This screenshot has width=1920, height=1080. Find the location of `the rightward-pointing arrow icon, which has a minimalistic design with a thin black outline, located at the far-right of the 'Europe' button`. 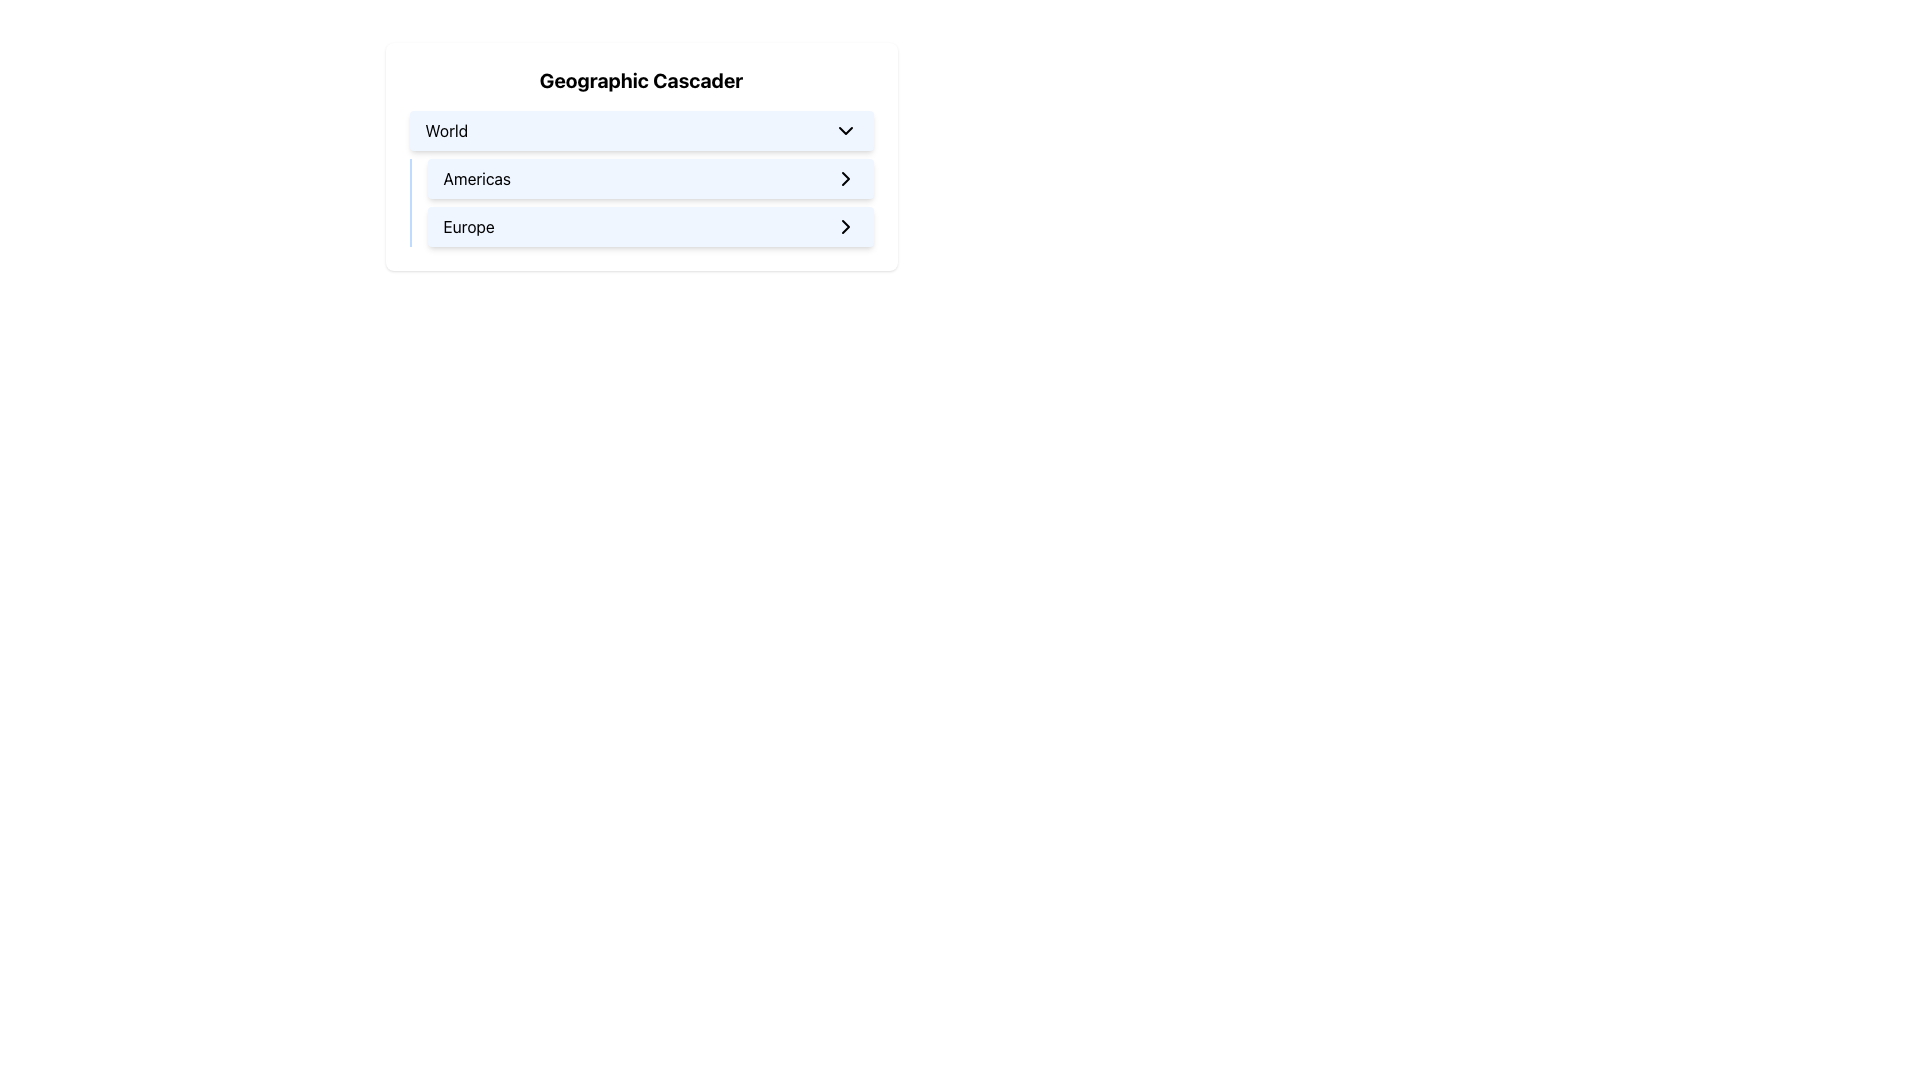

the rightward-pointing arrow icon, which has a minimalistic design with a thin black outline, located at the far-right of the 'Europe' button is located at coordinates (845, 226).